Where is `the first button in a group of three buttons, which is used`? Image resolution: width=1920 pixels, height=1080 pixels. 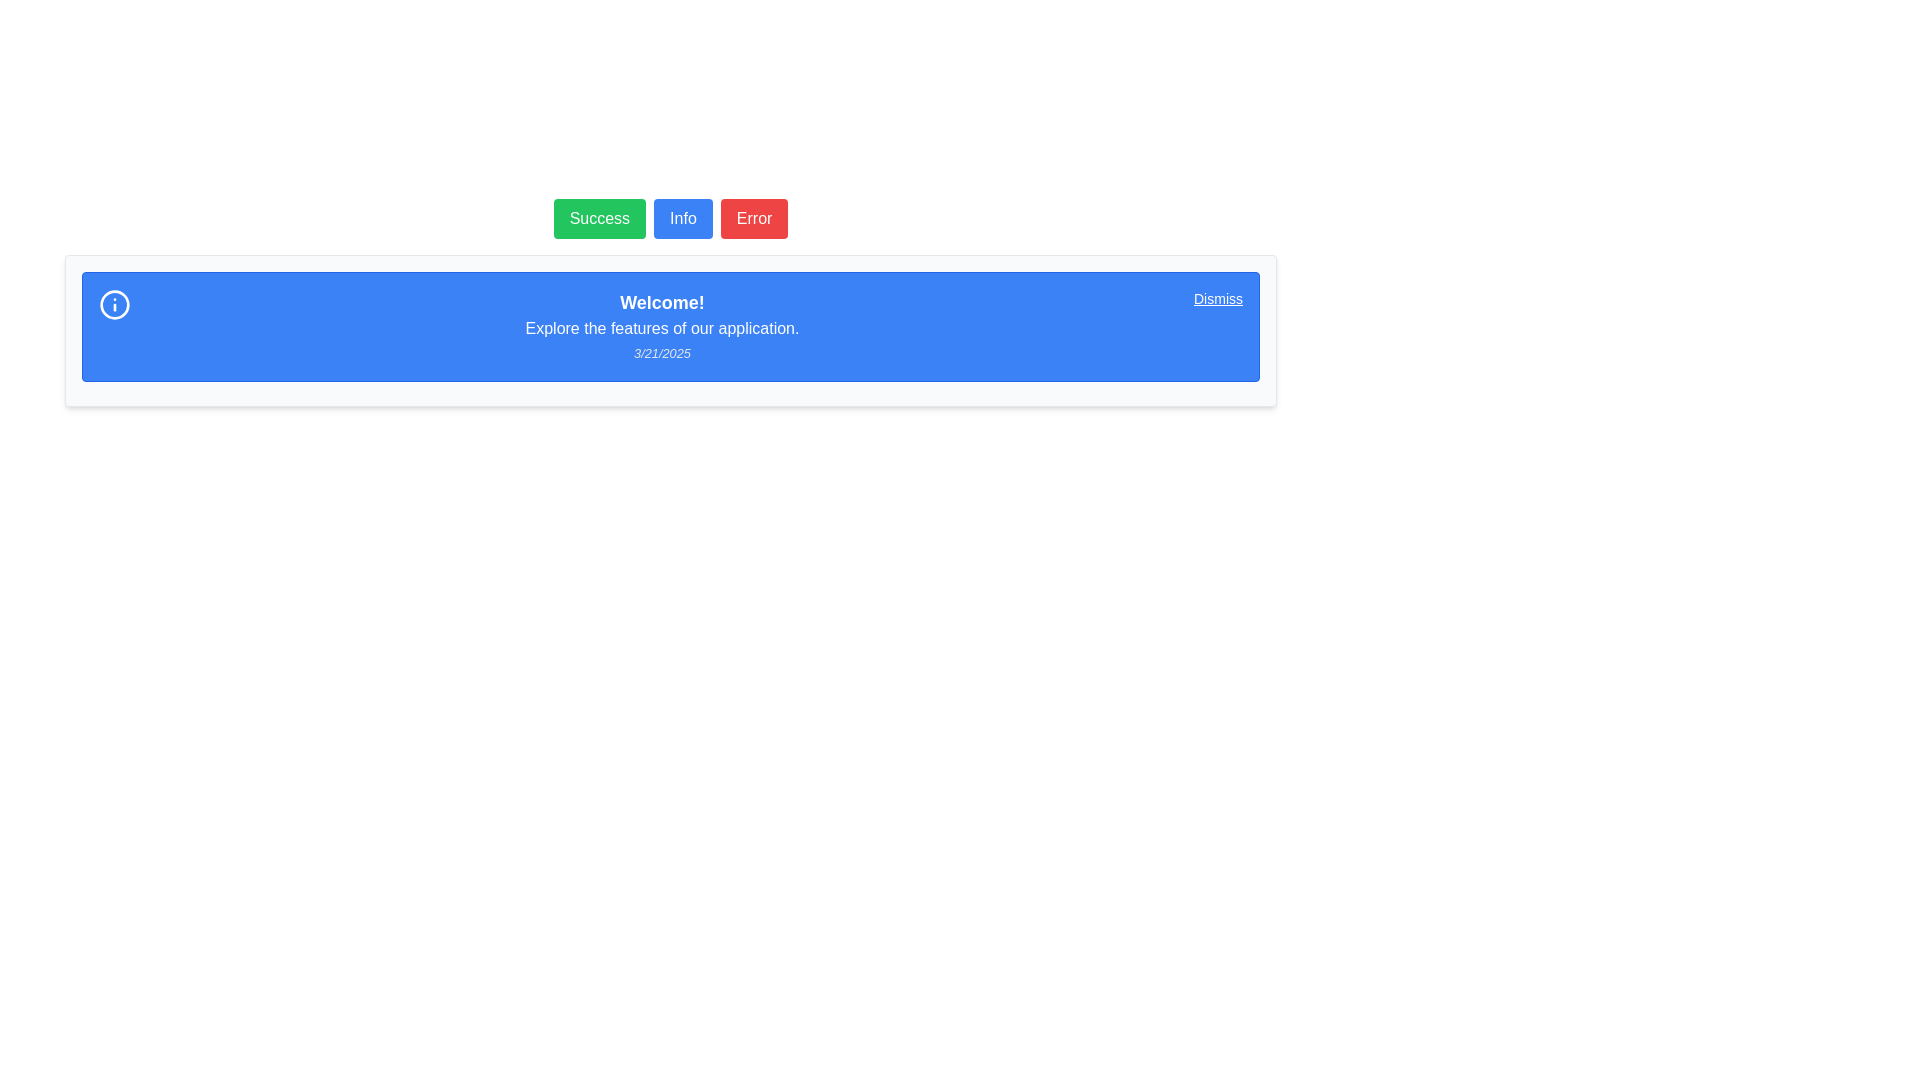
the first button in a group of three buttons, which is used is located at coordinates (598, 219).